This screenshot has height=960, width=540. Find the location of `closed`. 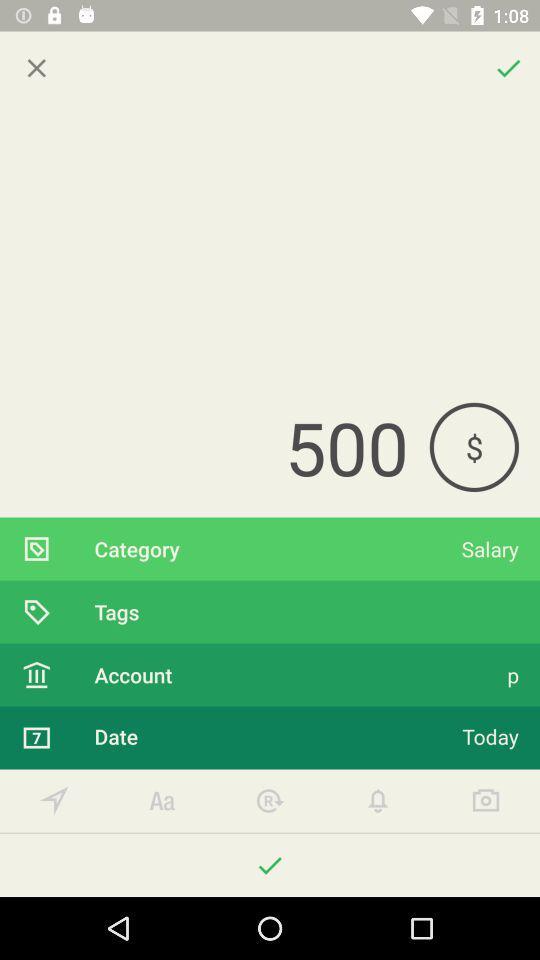

closed is located at coordinates (36, 68).